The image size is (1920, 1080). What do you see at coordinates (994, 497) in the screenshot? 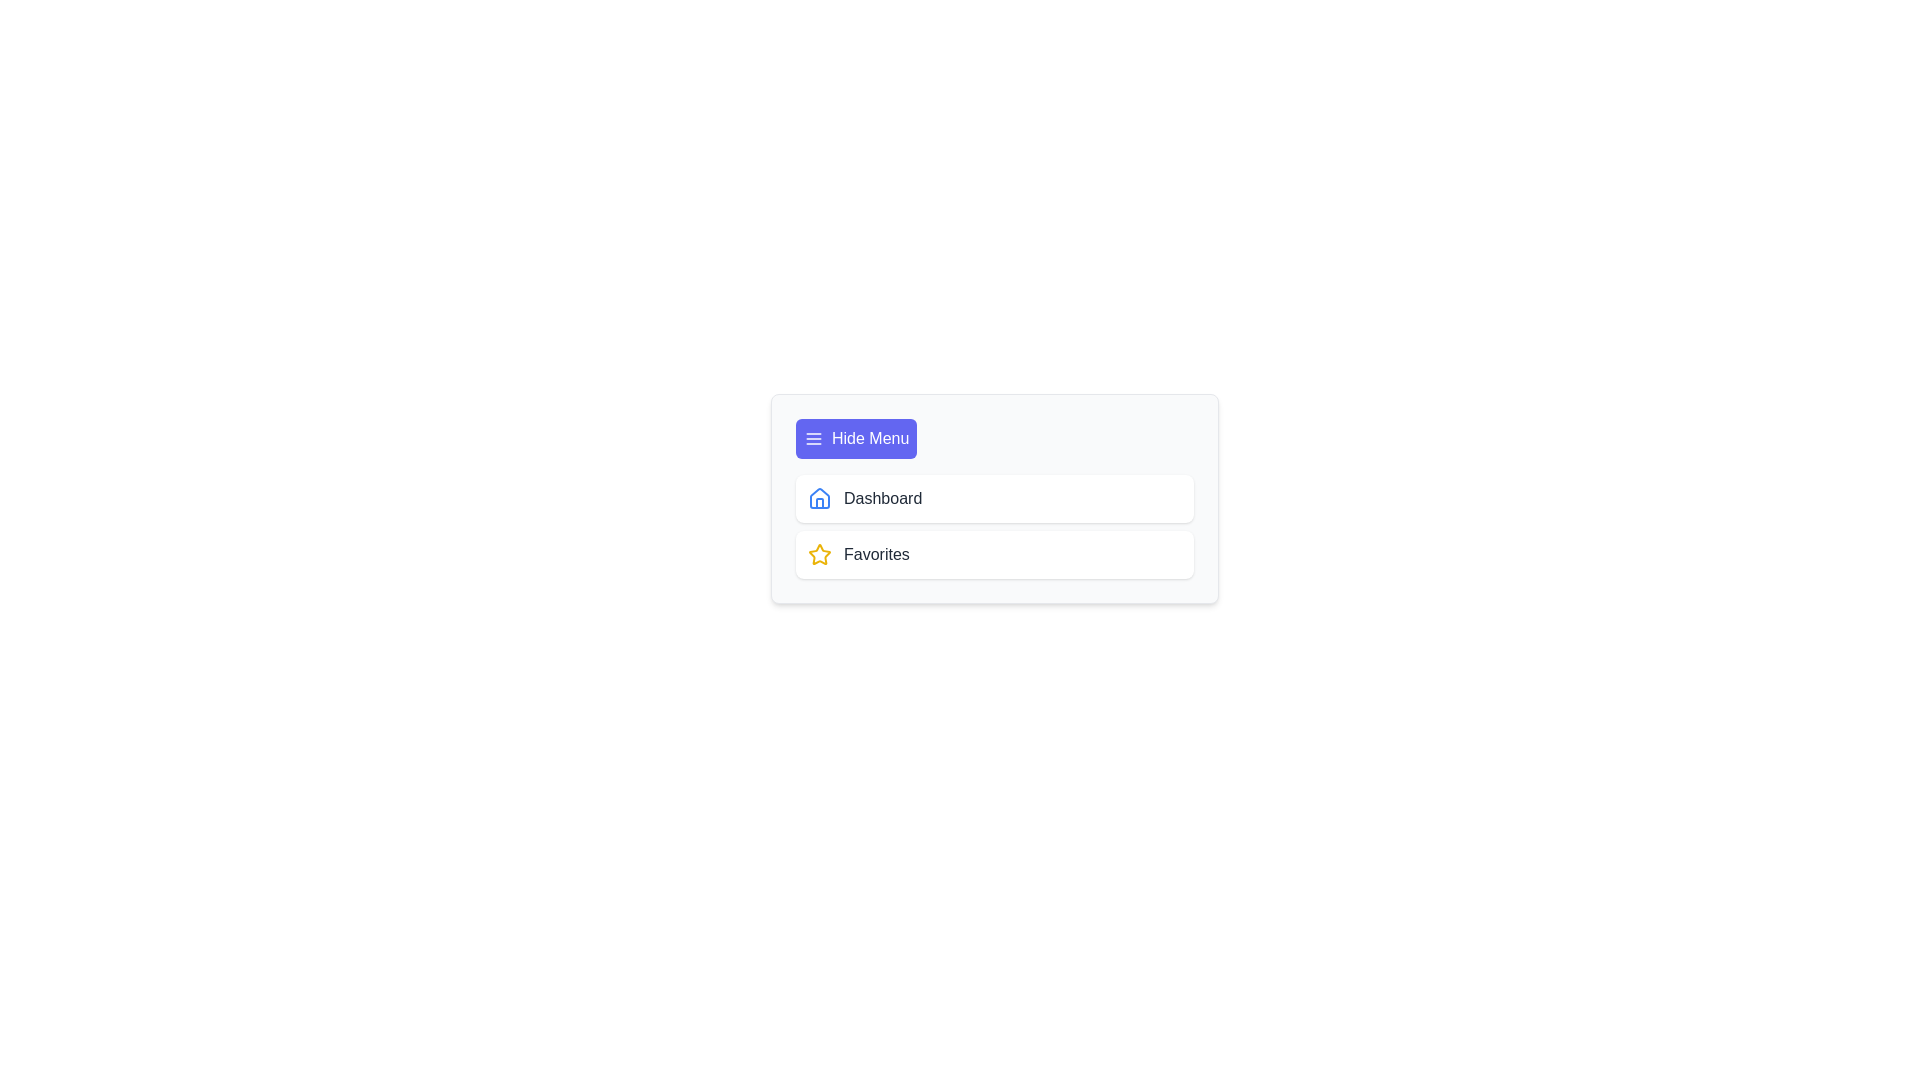
I see `the list item Dashboard to observe the hover effect` at bounding box center [994, 497].